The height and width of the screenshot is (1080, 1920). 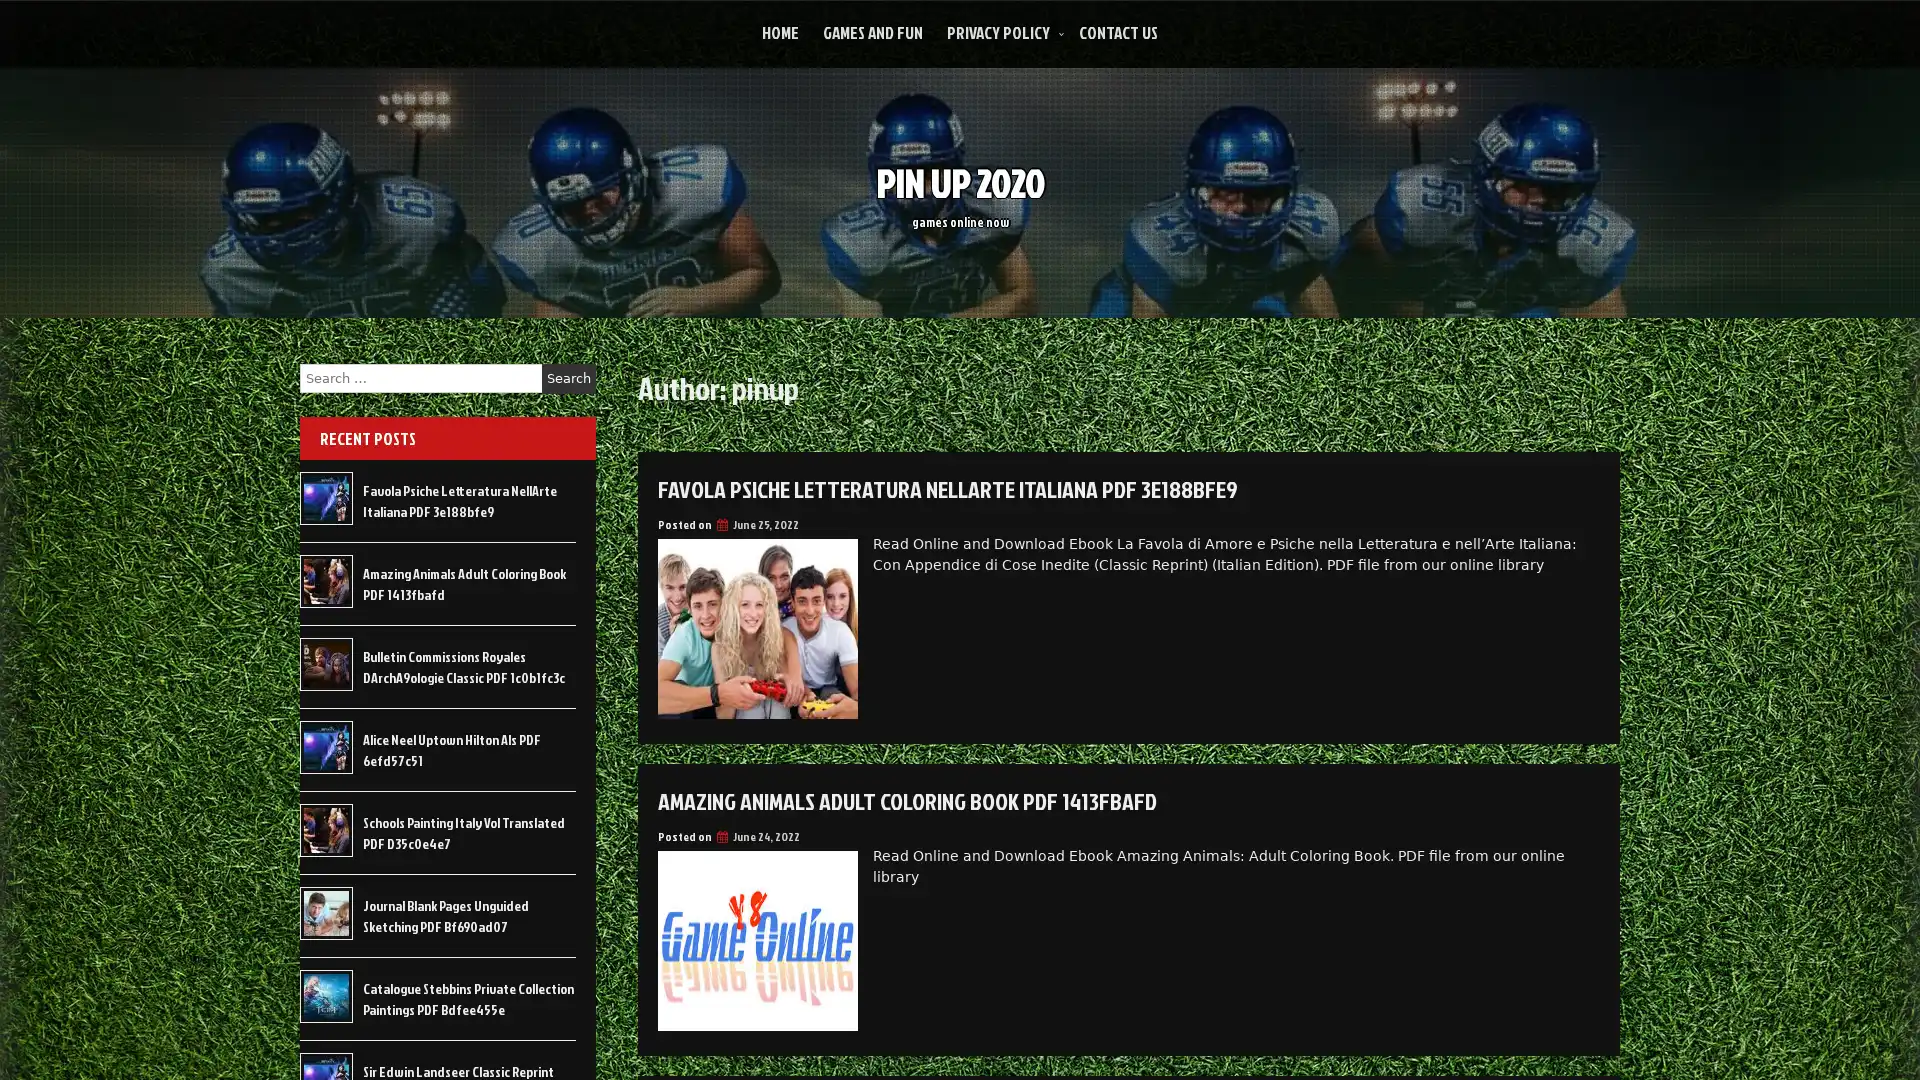 I want to click on Search, so click(x=568, y=378).